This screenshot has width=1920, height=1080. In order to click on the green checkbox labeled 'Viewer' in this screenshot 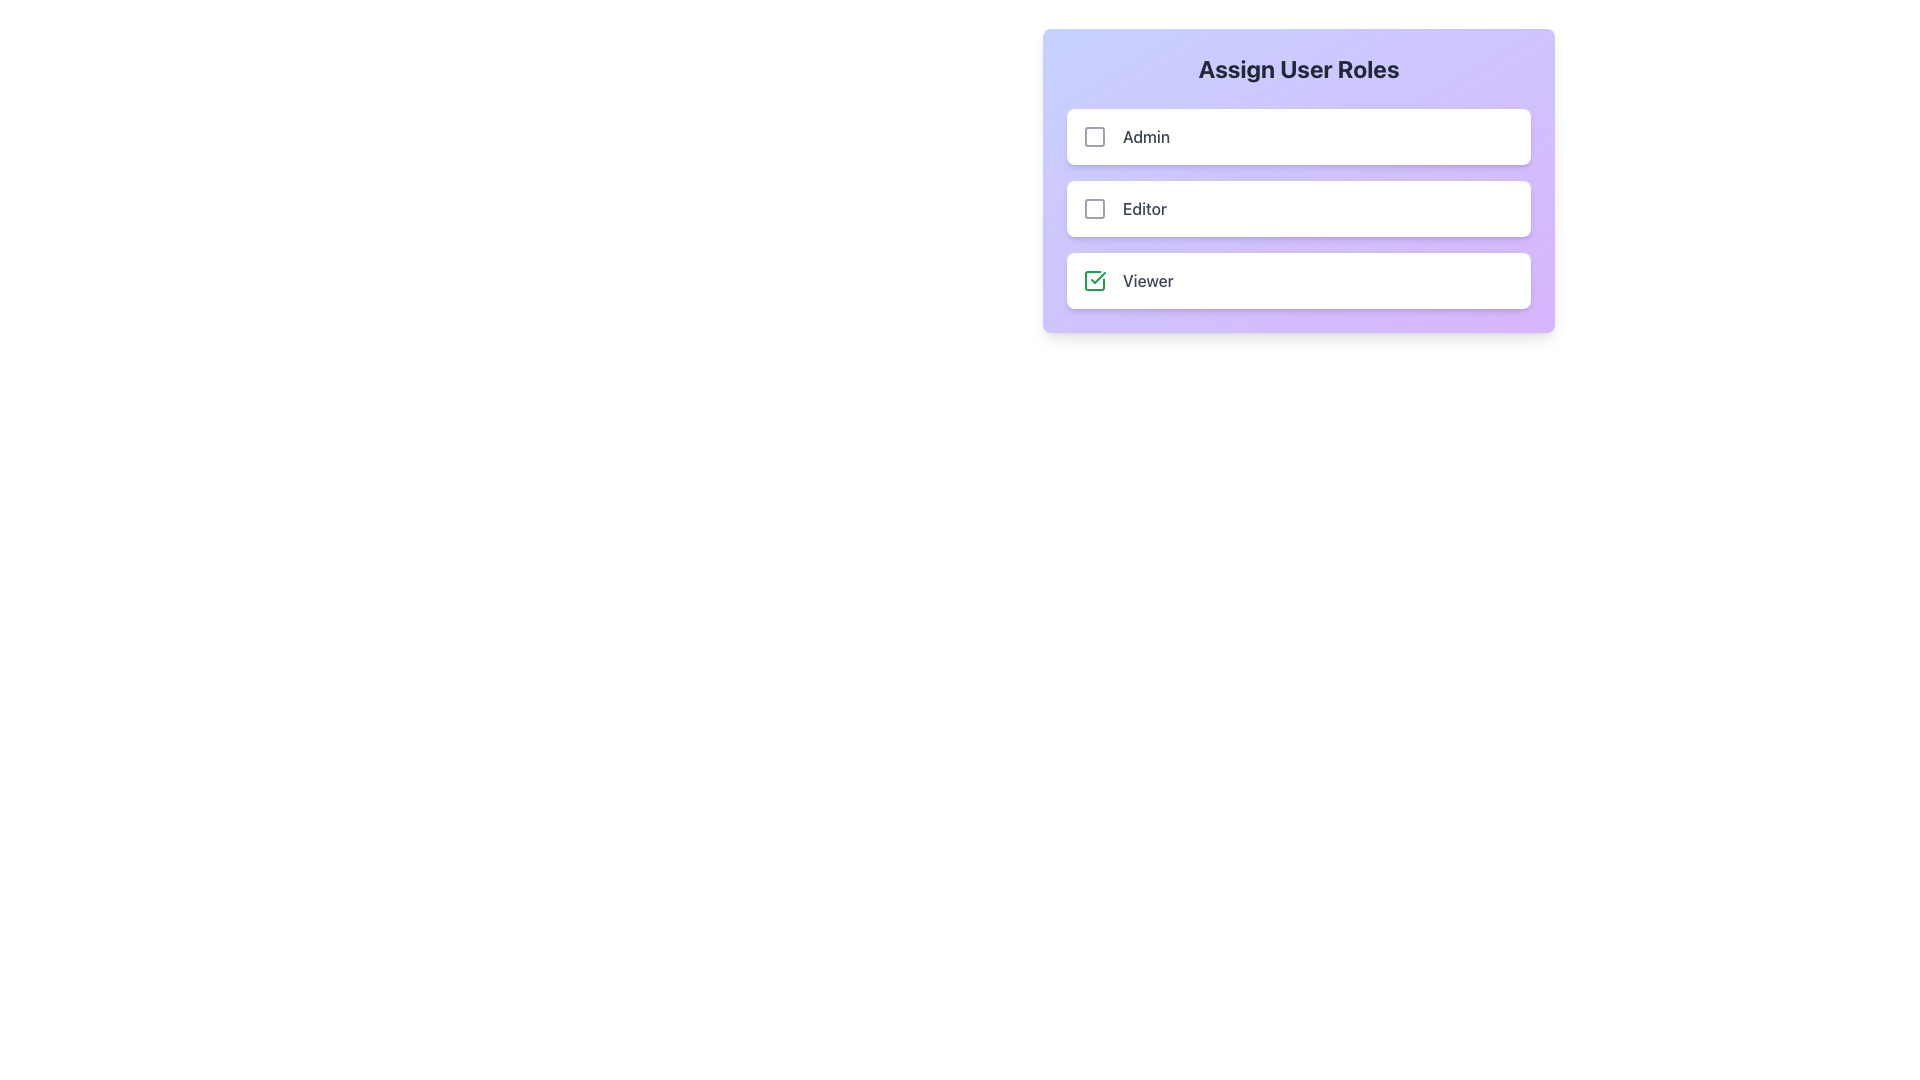, I will do `click(1128, 281)`.